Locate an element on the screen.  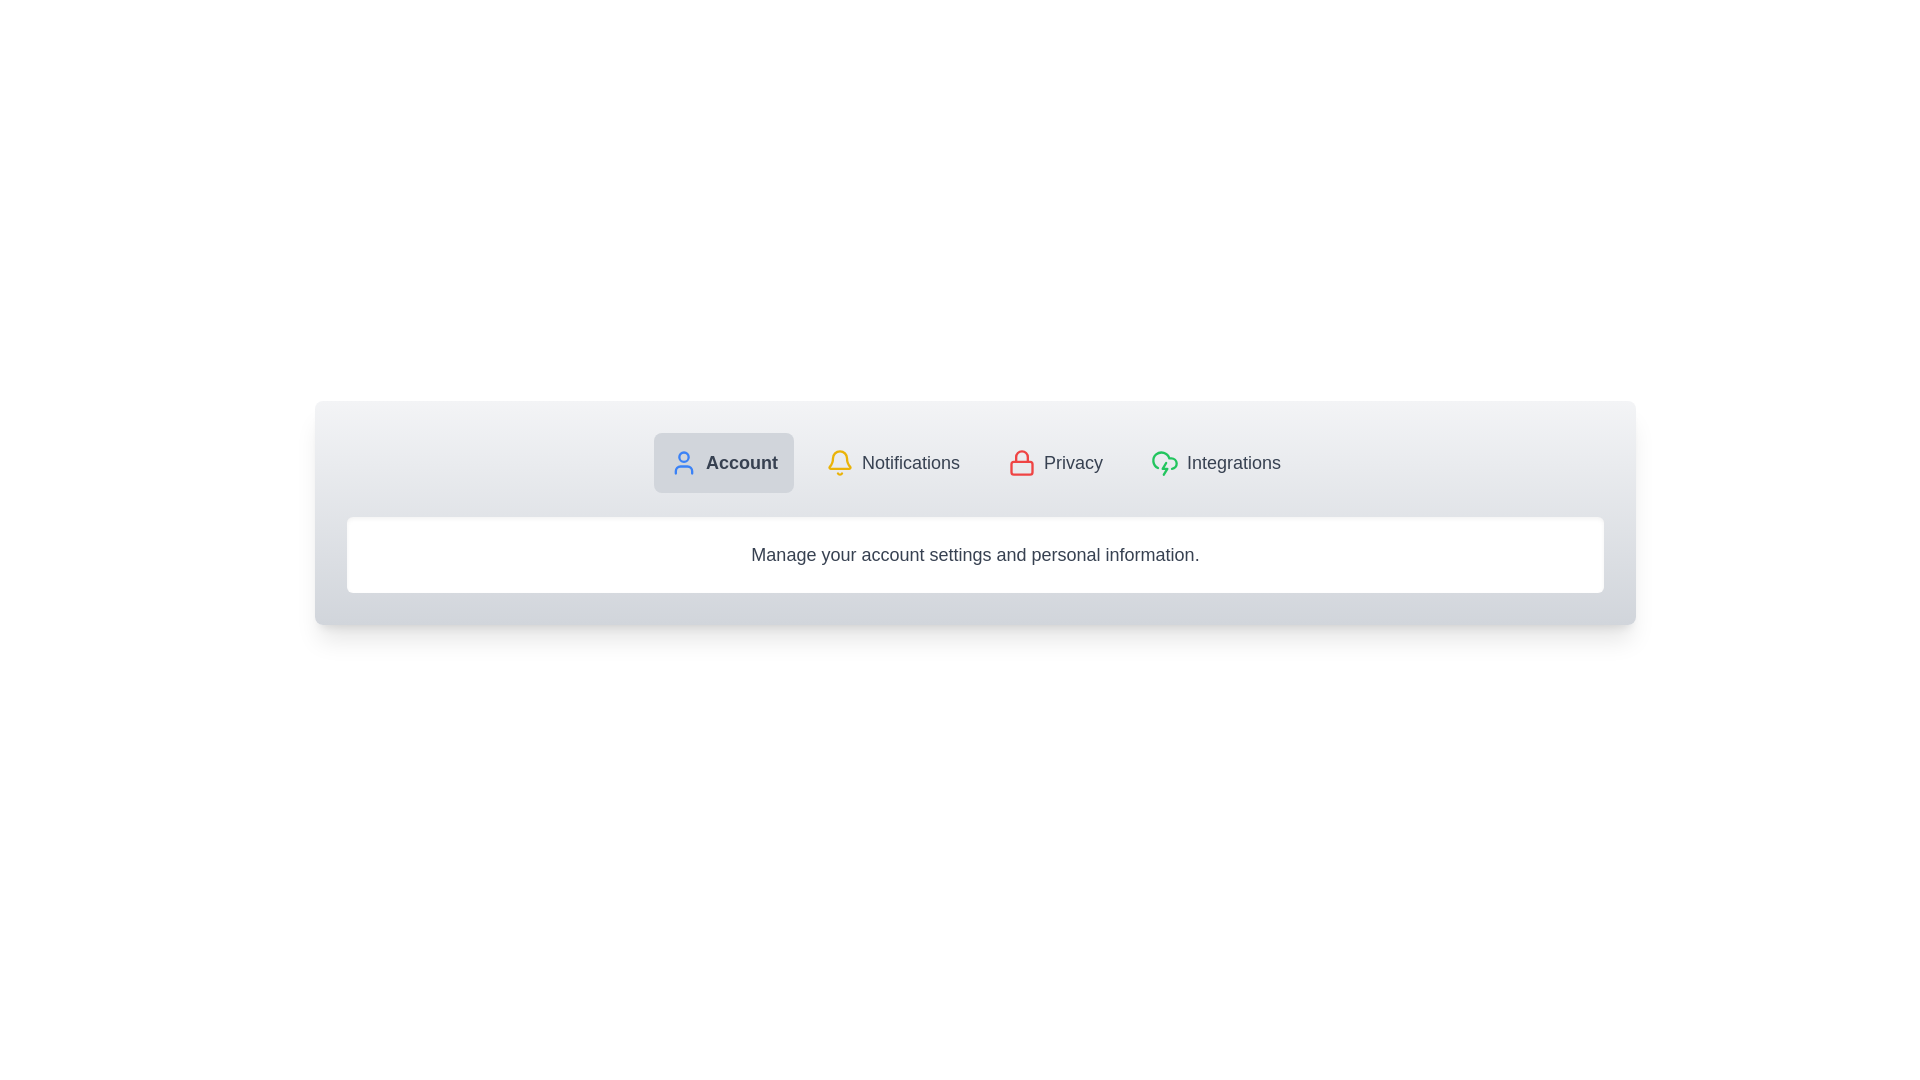
navigational Text label for 'Integrations' located in the horizontal navigation menu on the right side, adjacent to the cloud with a lightning bolt icon is located at coordinates (1232, 462).